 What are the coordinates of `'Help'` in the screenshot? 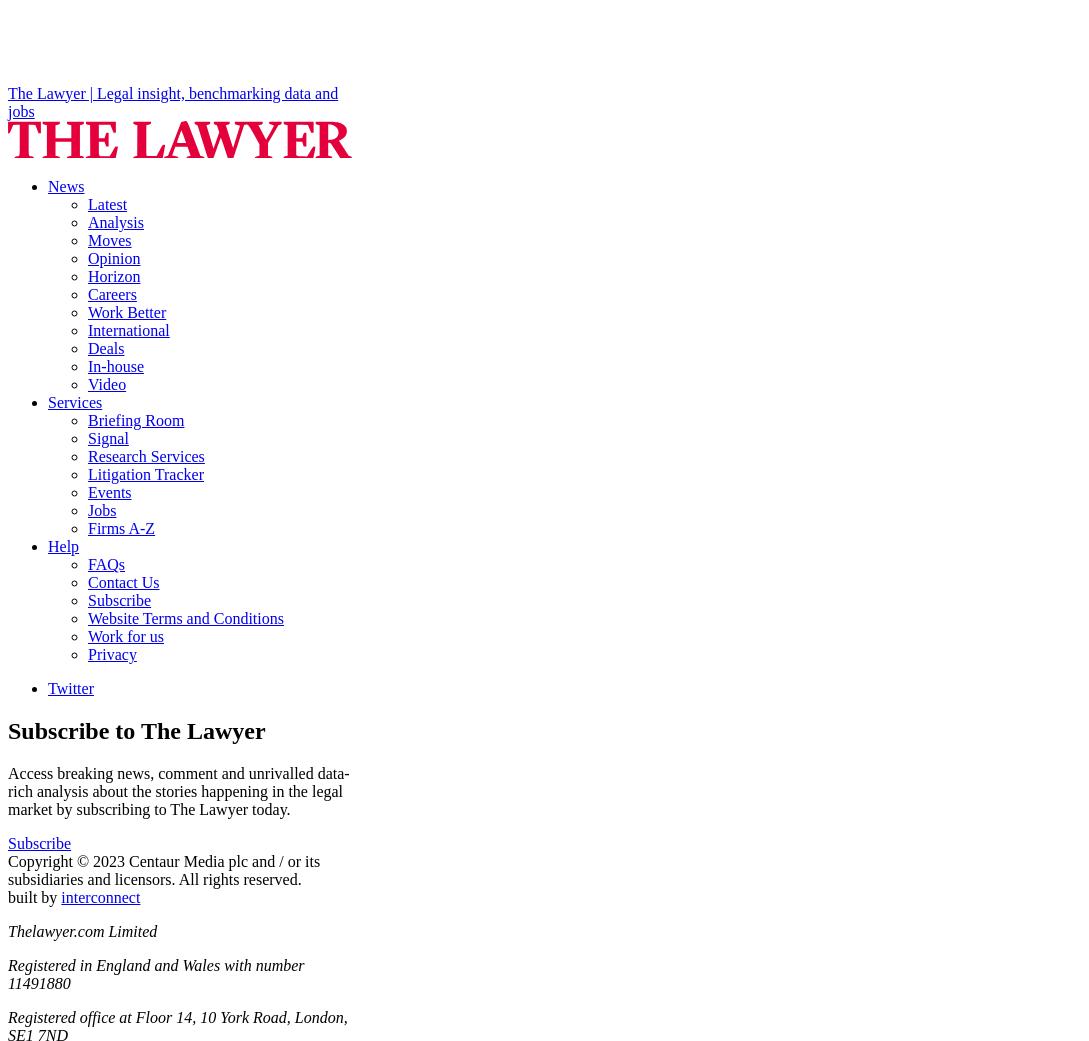 It's located at (63, 546).